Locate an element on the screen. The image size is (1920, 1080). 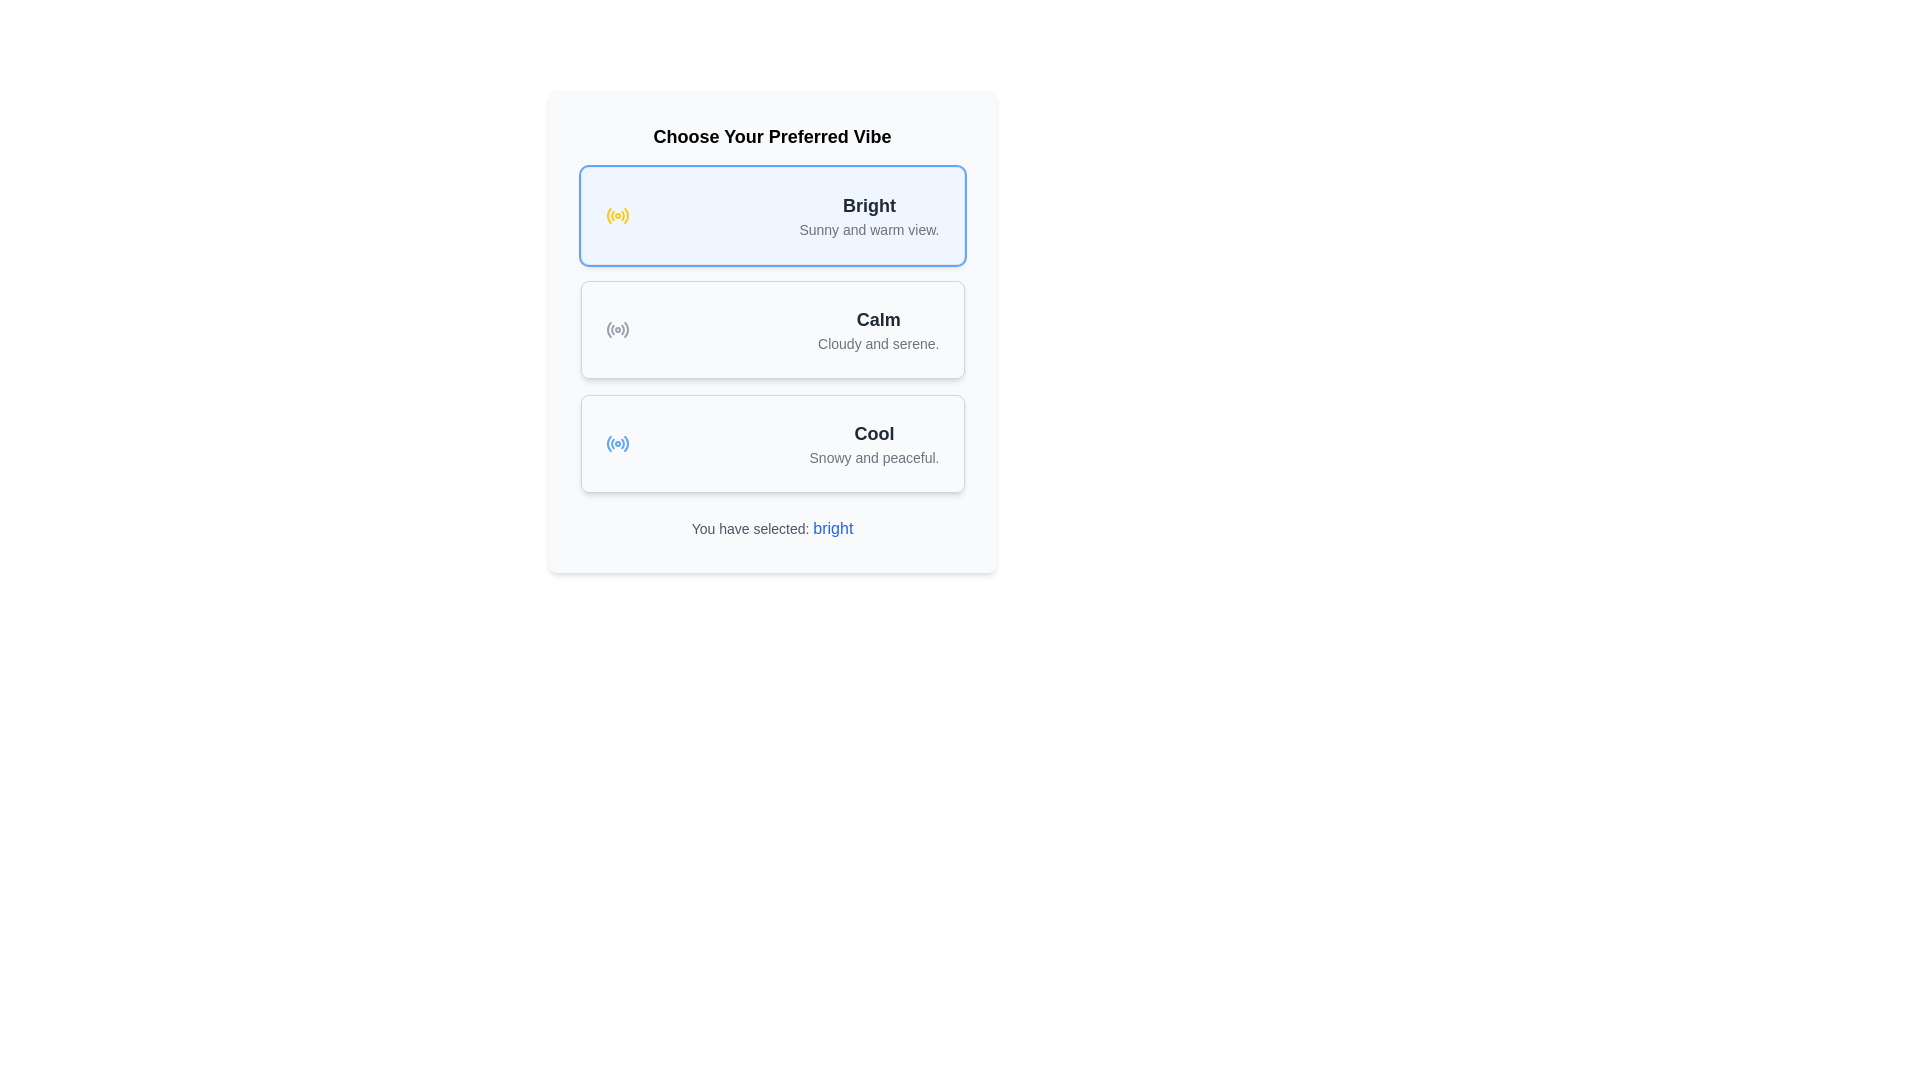
the text label displaying 'Sunny and warm view.' which is located directly below the title 'Bright' in the first option block of the vertical selection list is located at coordinates (869, 229).